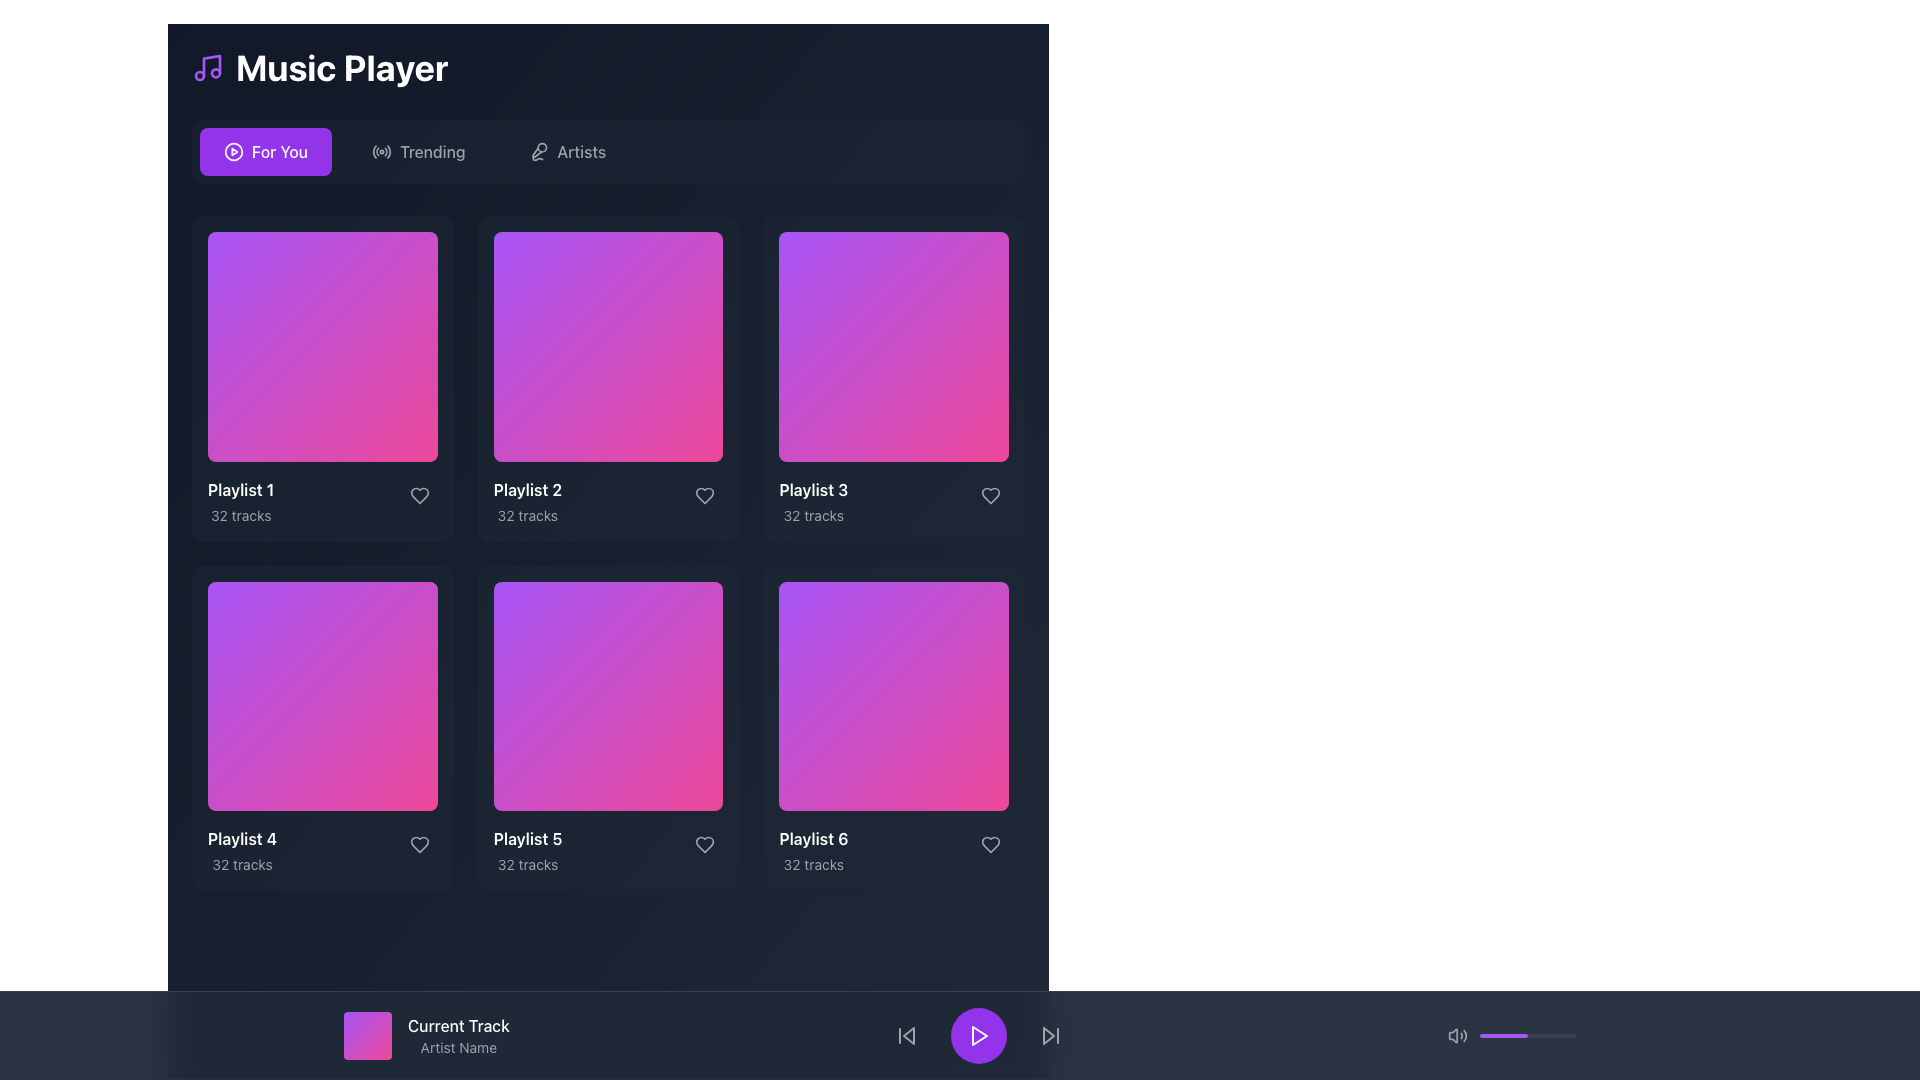  I want to click on the label display for 'Playlist 6' which is located at the bottom-right corner of the grid in the Music Player application, so click(813, 851).